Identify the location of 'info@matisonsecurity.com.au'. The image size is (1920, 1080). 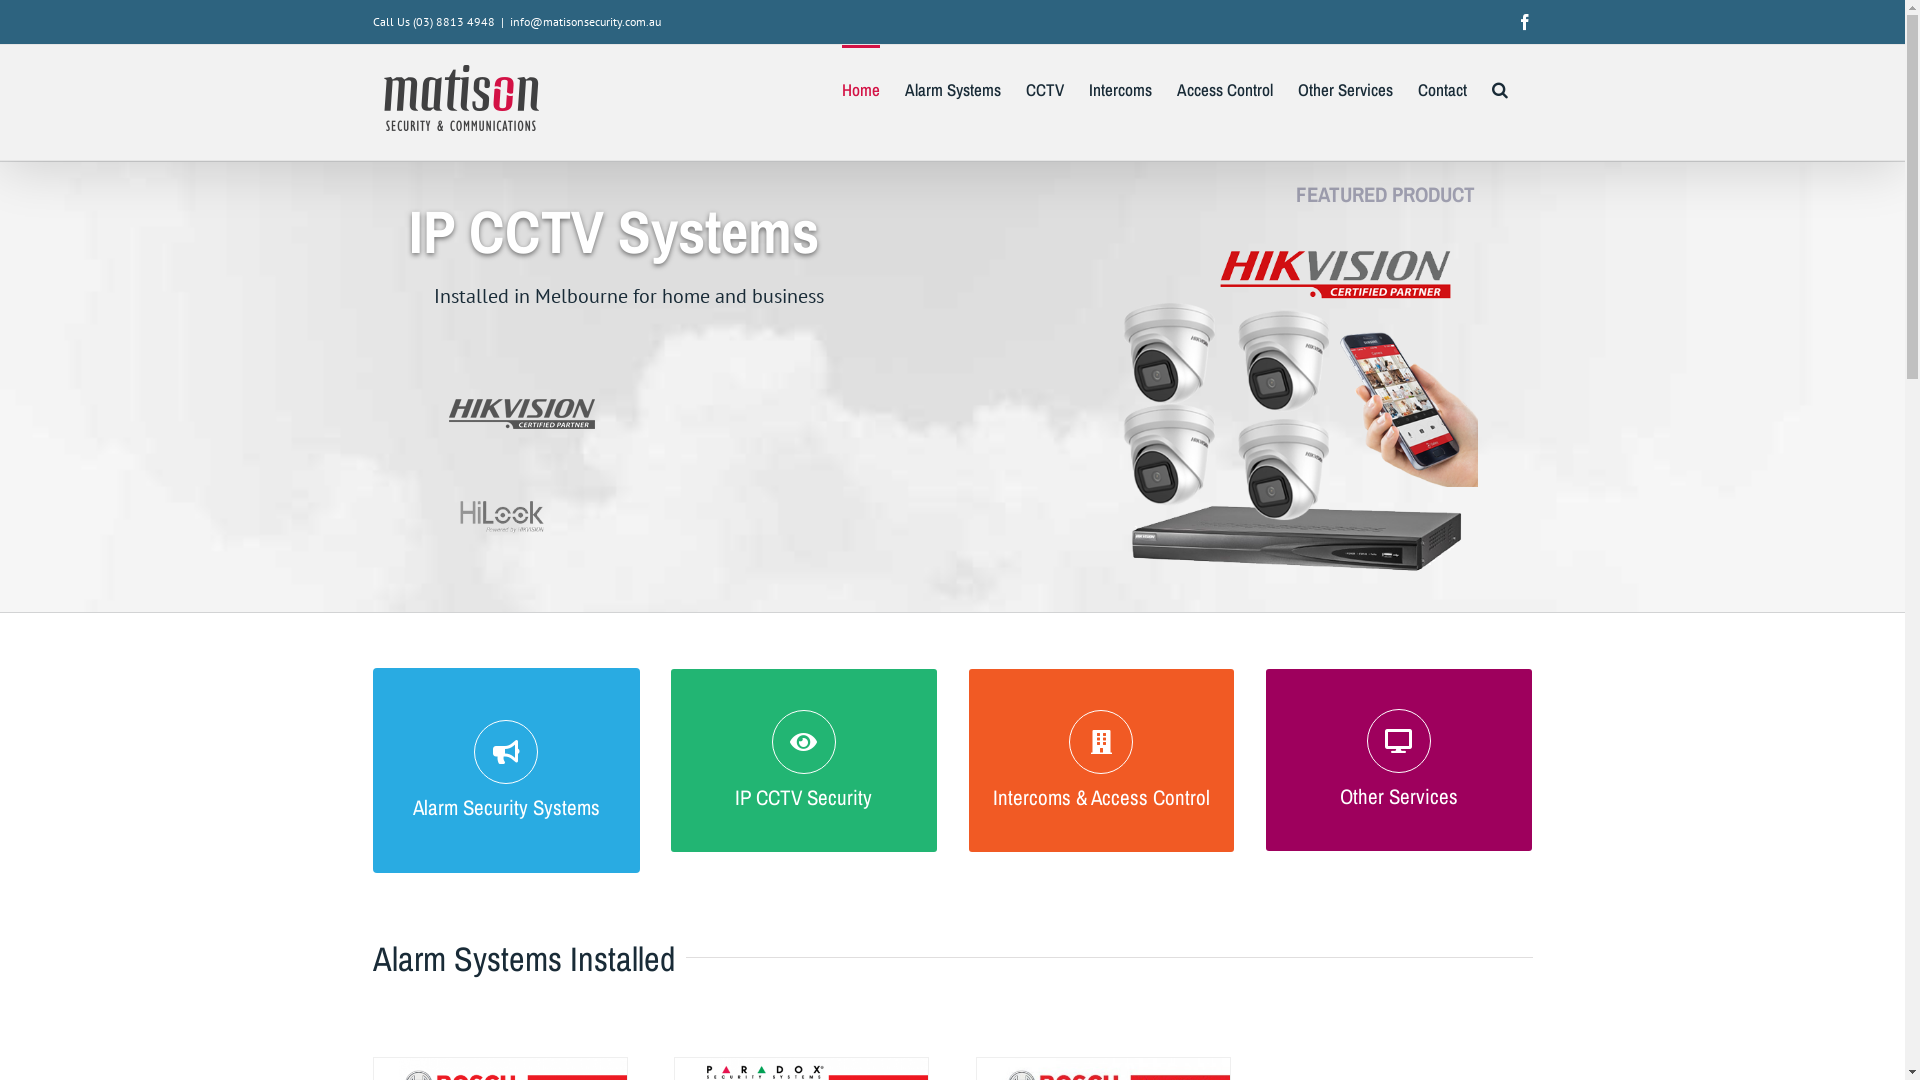
(584, 21).